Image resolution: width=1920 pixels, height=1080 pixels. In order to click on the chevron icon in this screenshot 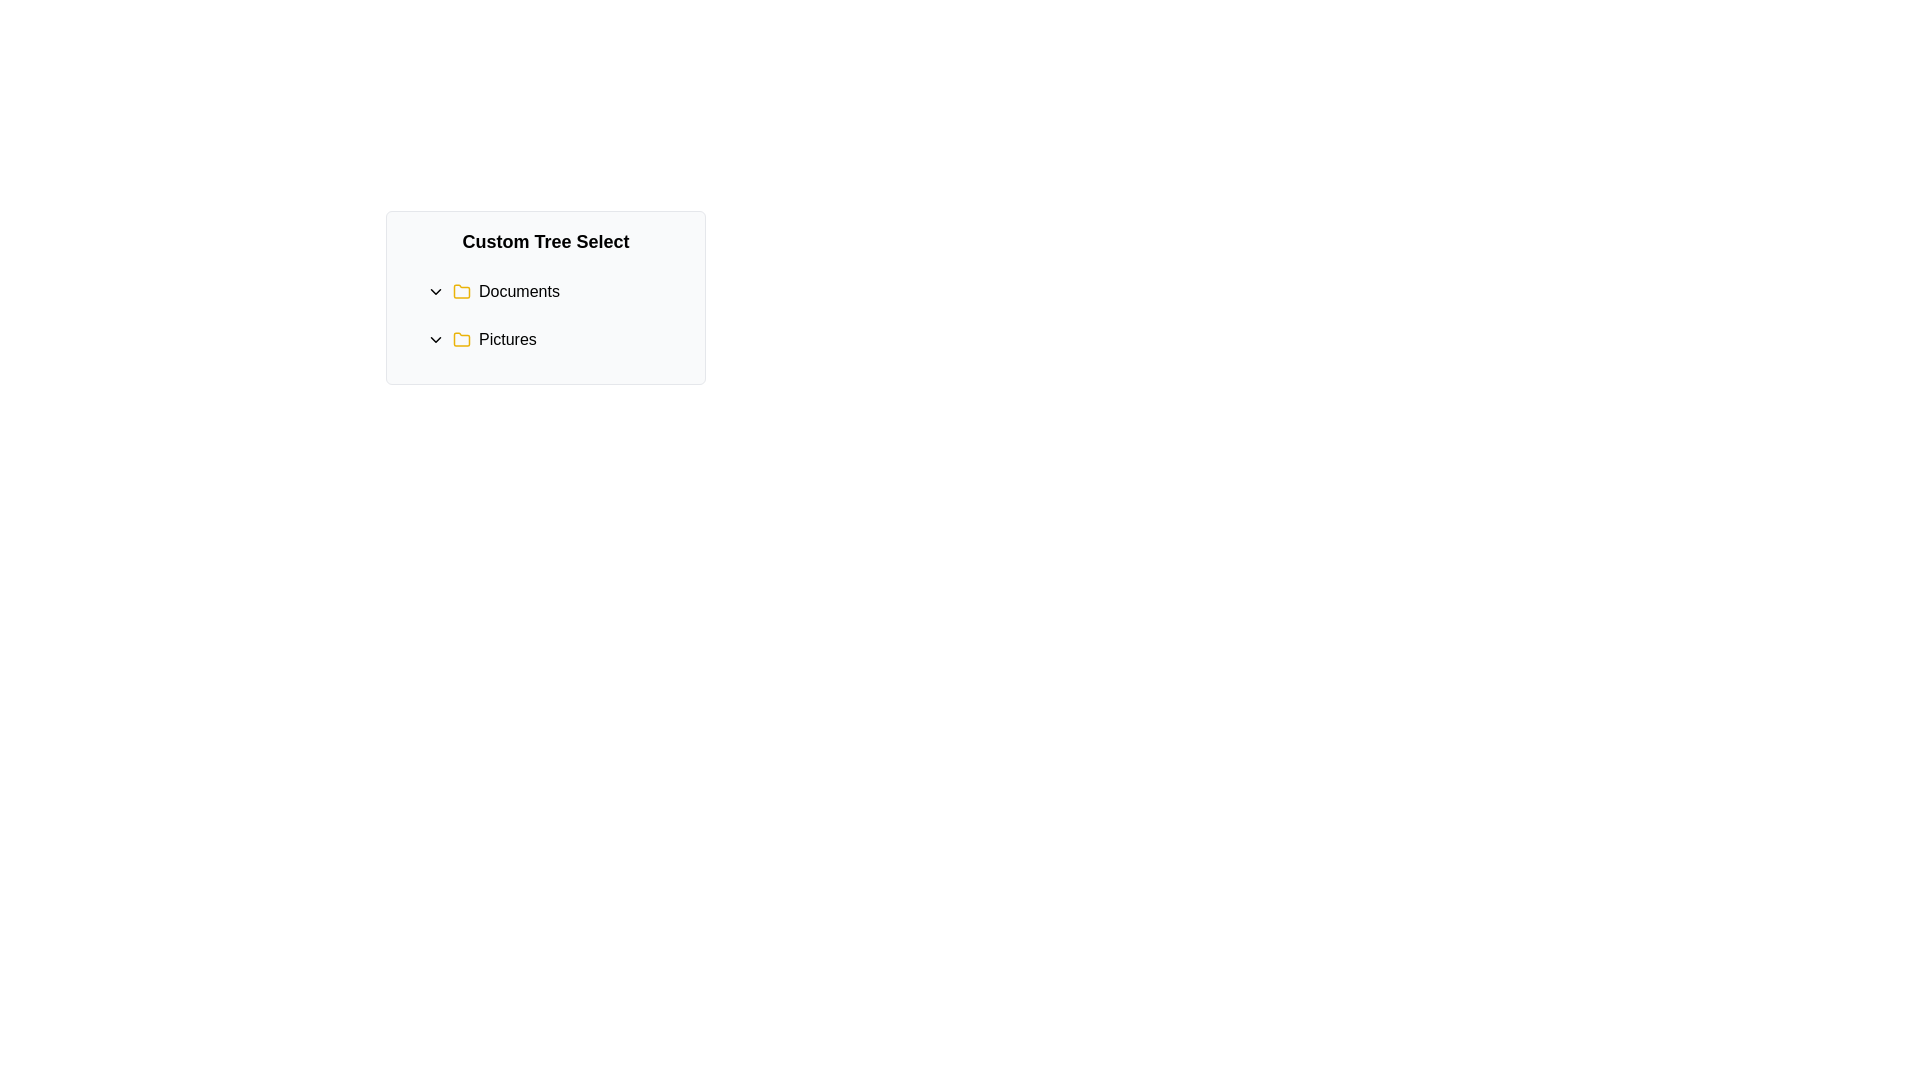, I will do `click(435, 338)`.